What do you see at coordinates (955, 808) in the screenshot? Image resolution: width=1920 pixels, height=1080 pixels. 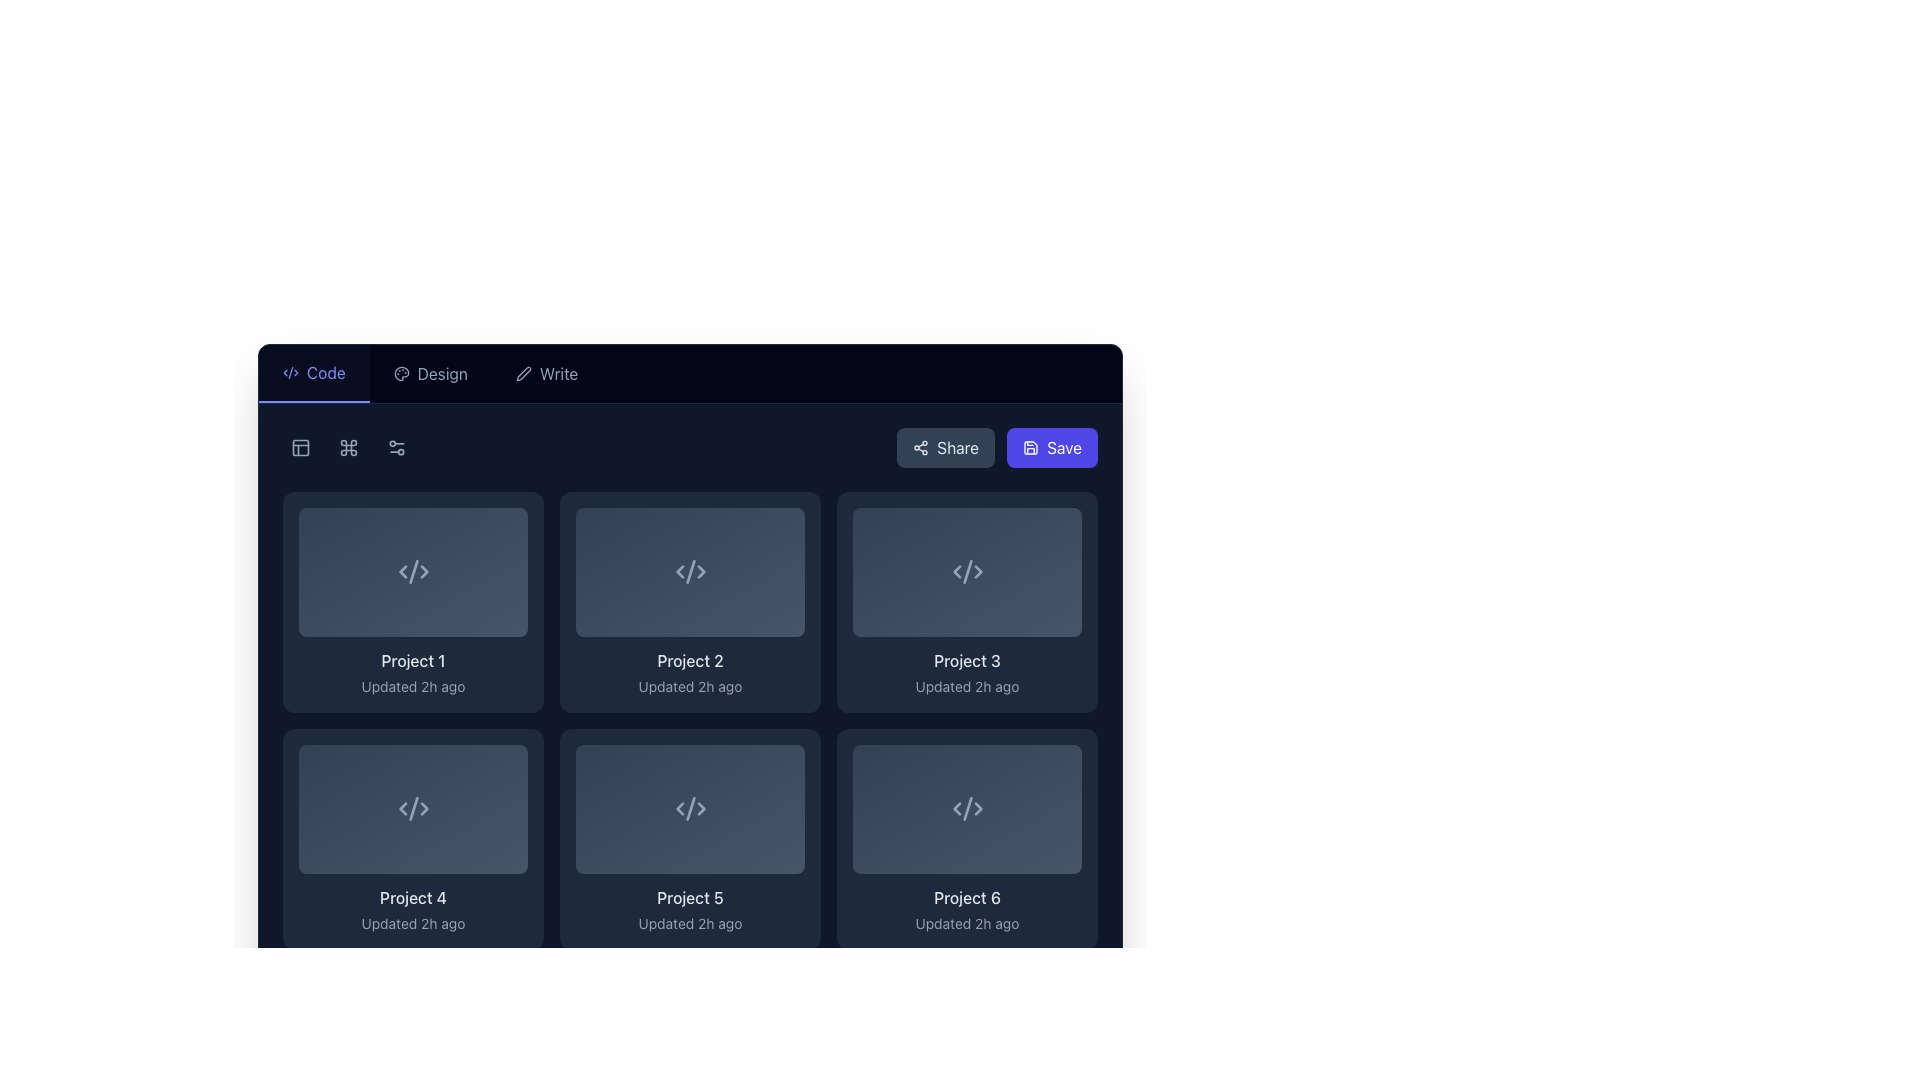 I see `SVG icon representing a start marker for 'Project 6', located in the second row, third column of the grid layout` at bounding box center [955, 808].